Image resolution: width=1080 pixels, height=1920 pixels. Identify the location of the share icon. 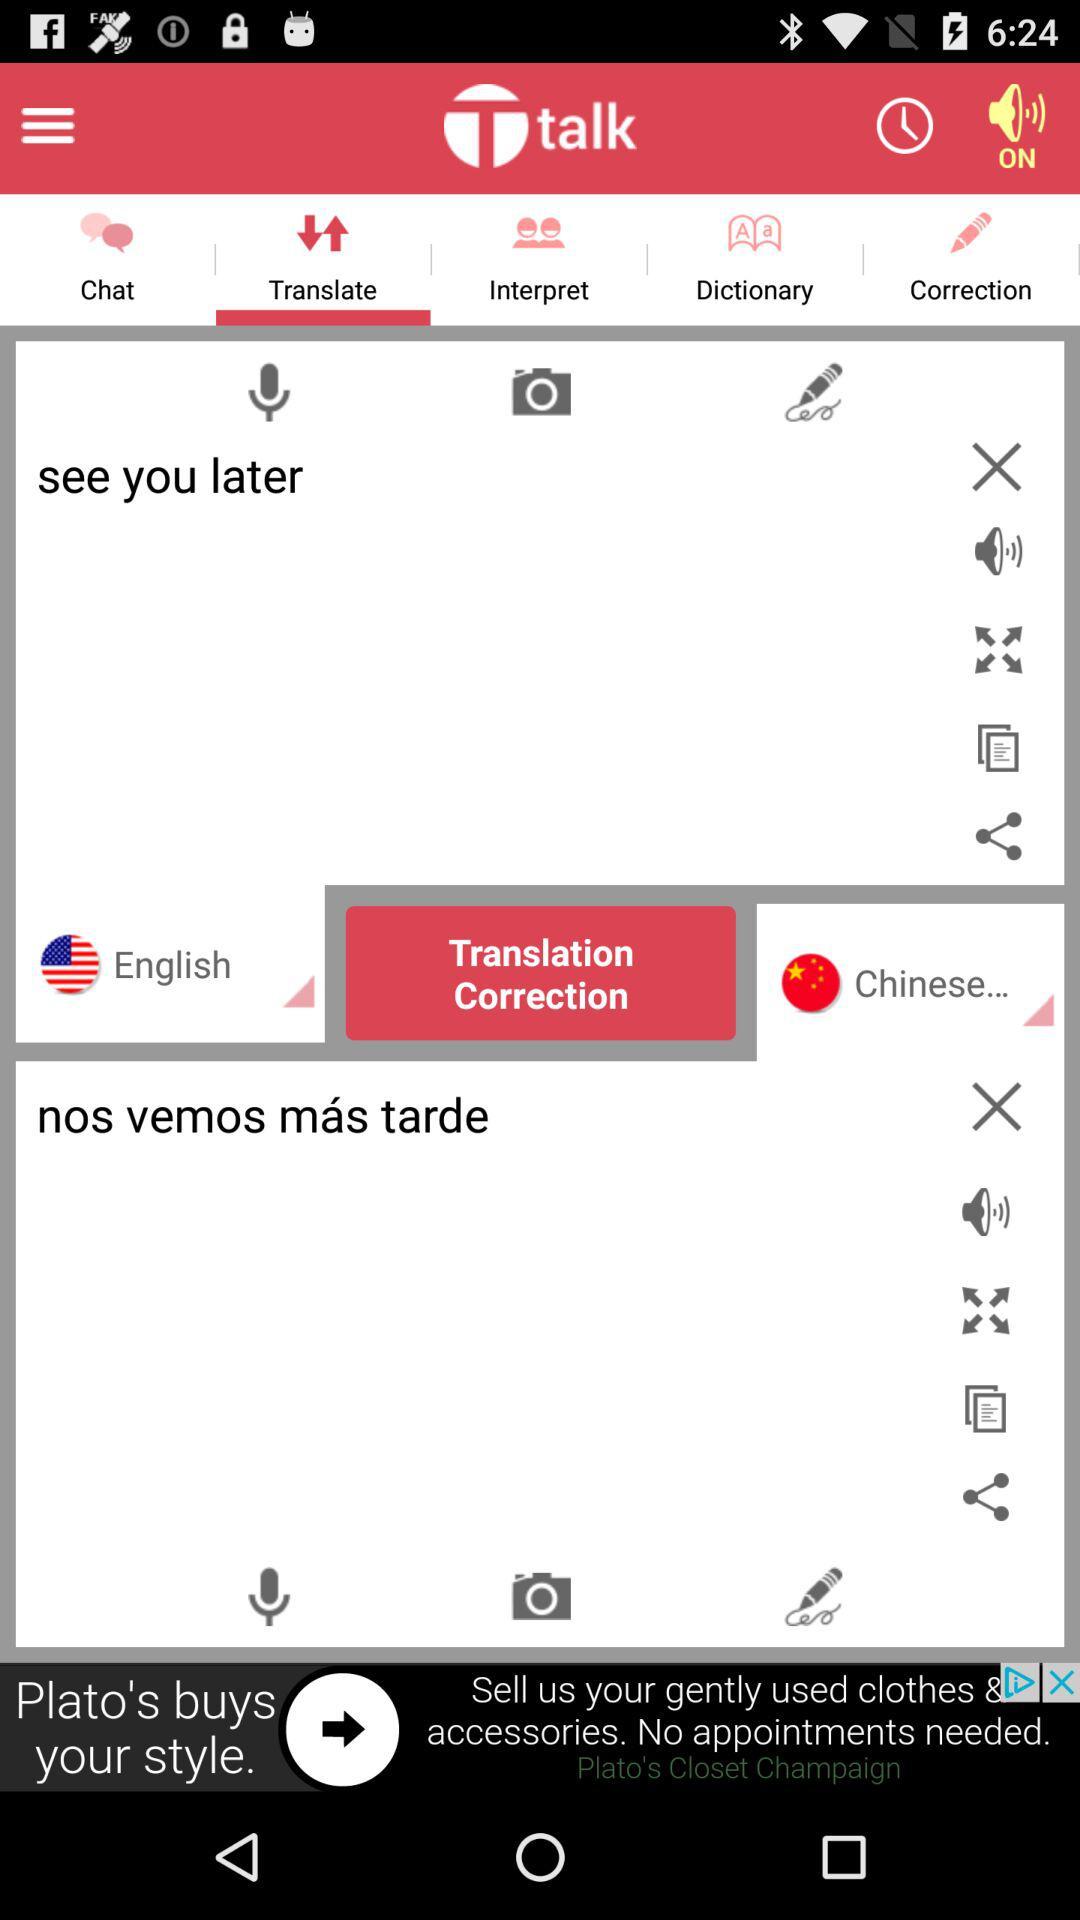
(990, 1601).